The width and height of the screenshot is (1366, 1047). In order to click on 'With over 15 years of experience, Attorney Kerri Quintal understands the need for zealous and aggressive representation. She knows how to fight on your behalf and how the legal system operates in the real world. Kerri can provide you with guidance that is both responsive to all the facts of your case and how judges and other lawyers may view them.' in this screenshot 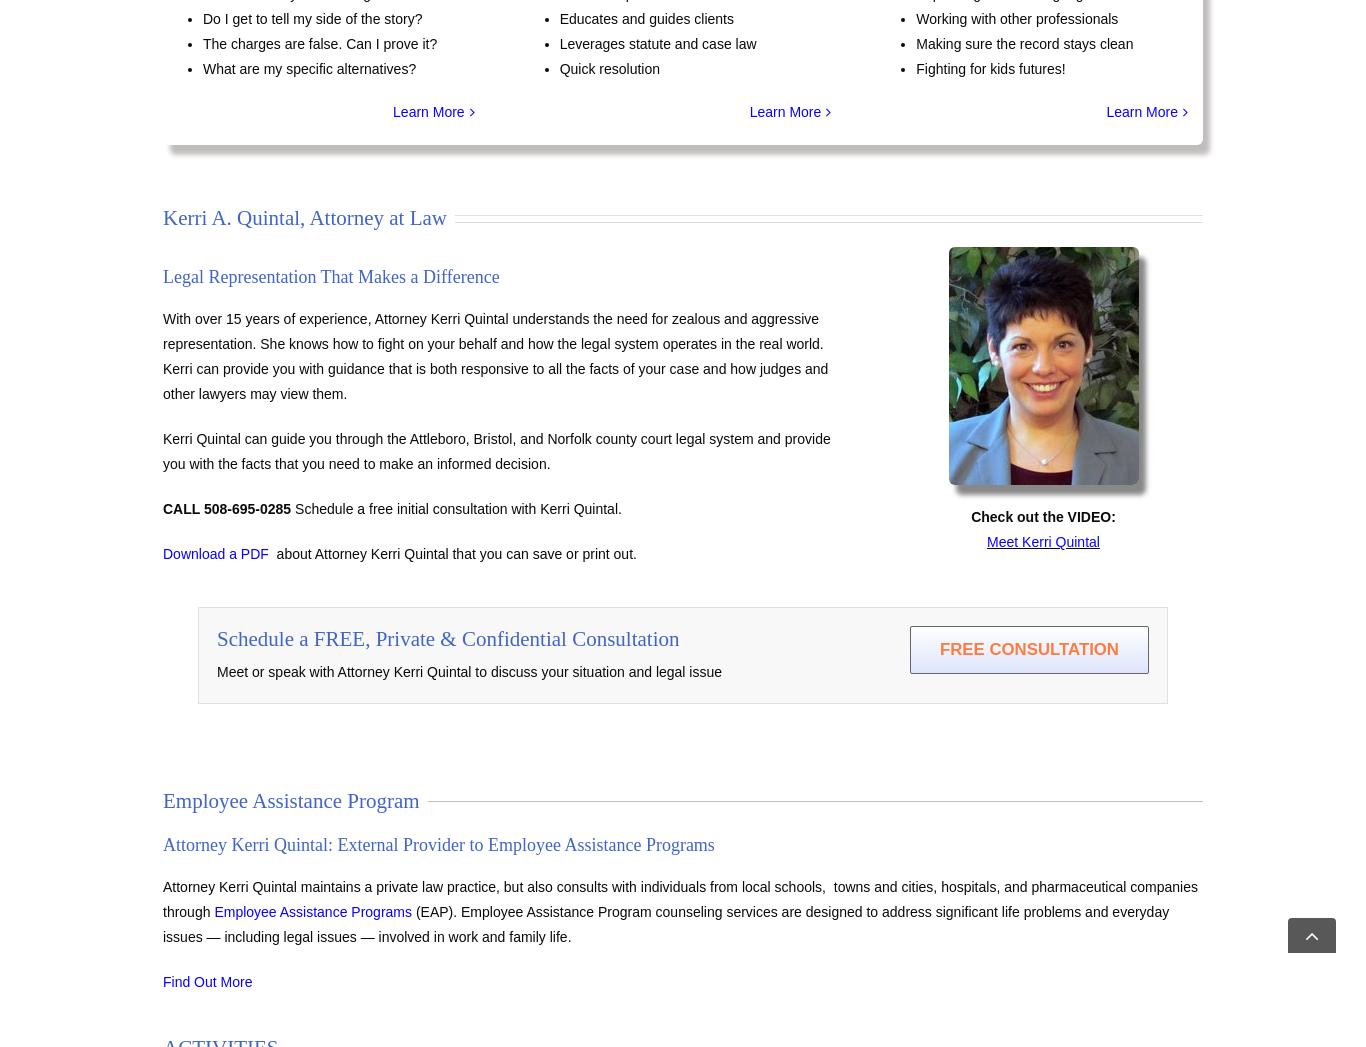, I will do `click(495, 356)`.